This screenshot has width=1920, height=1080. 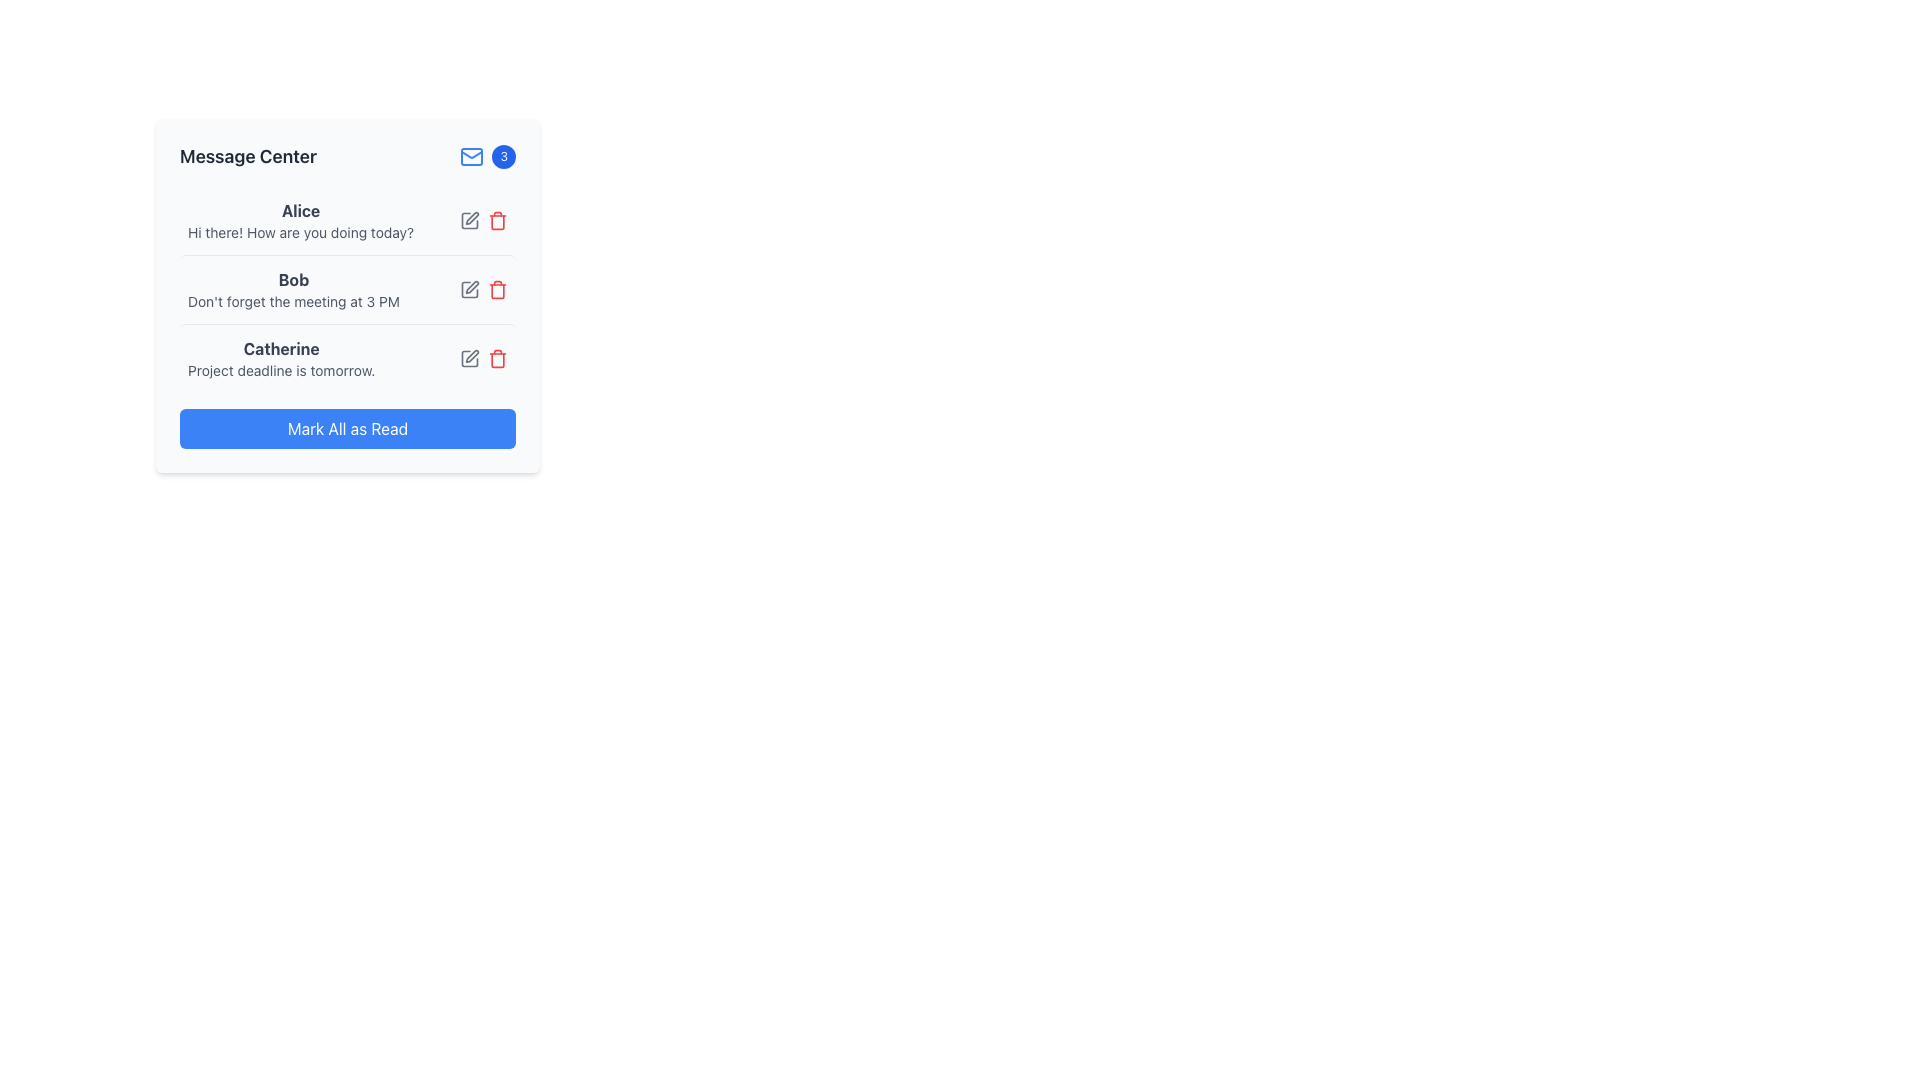 What do you see at coordinates (300, 231) in the screenshot?
I see `the message preview text that displays content sent by 'Alice', located below the 'Alice' label in the message center module` at bounding box center [300, 231].